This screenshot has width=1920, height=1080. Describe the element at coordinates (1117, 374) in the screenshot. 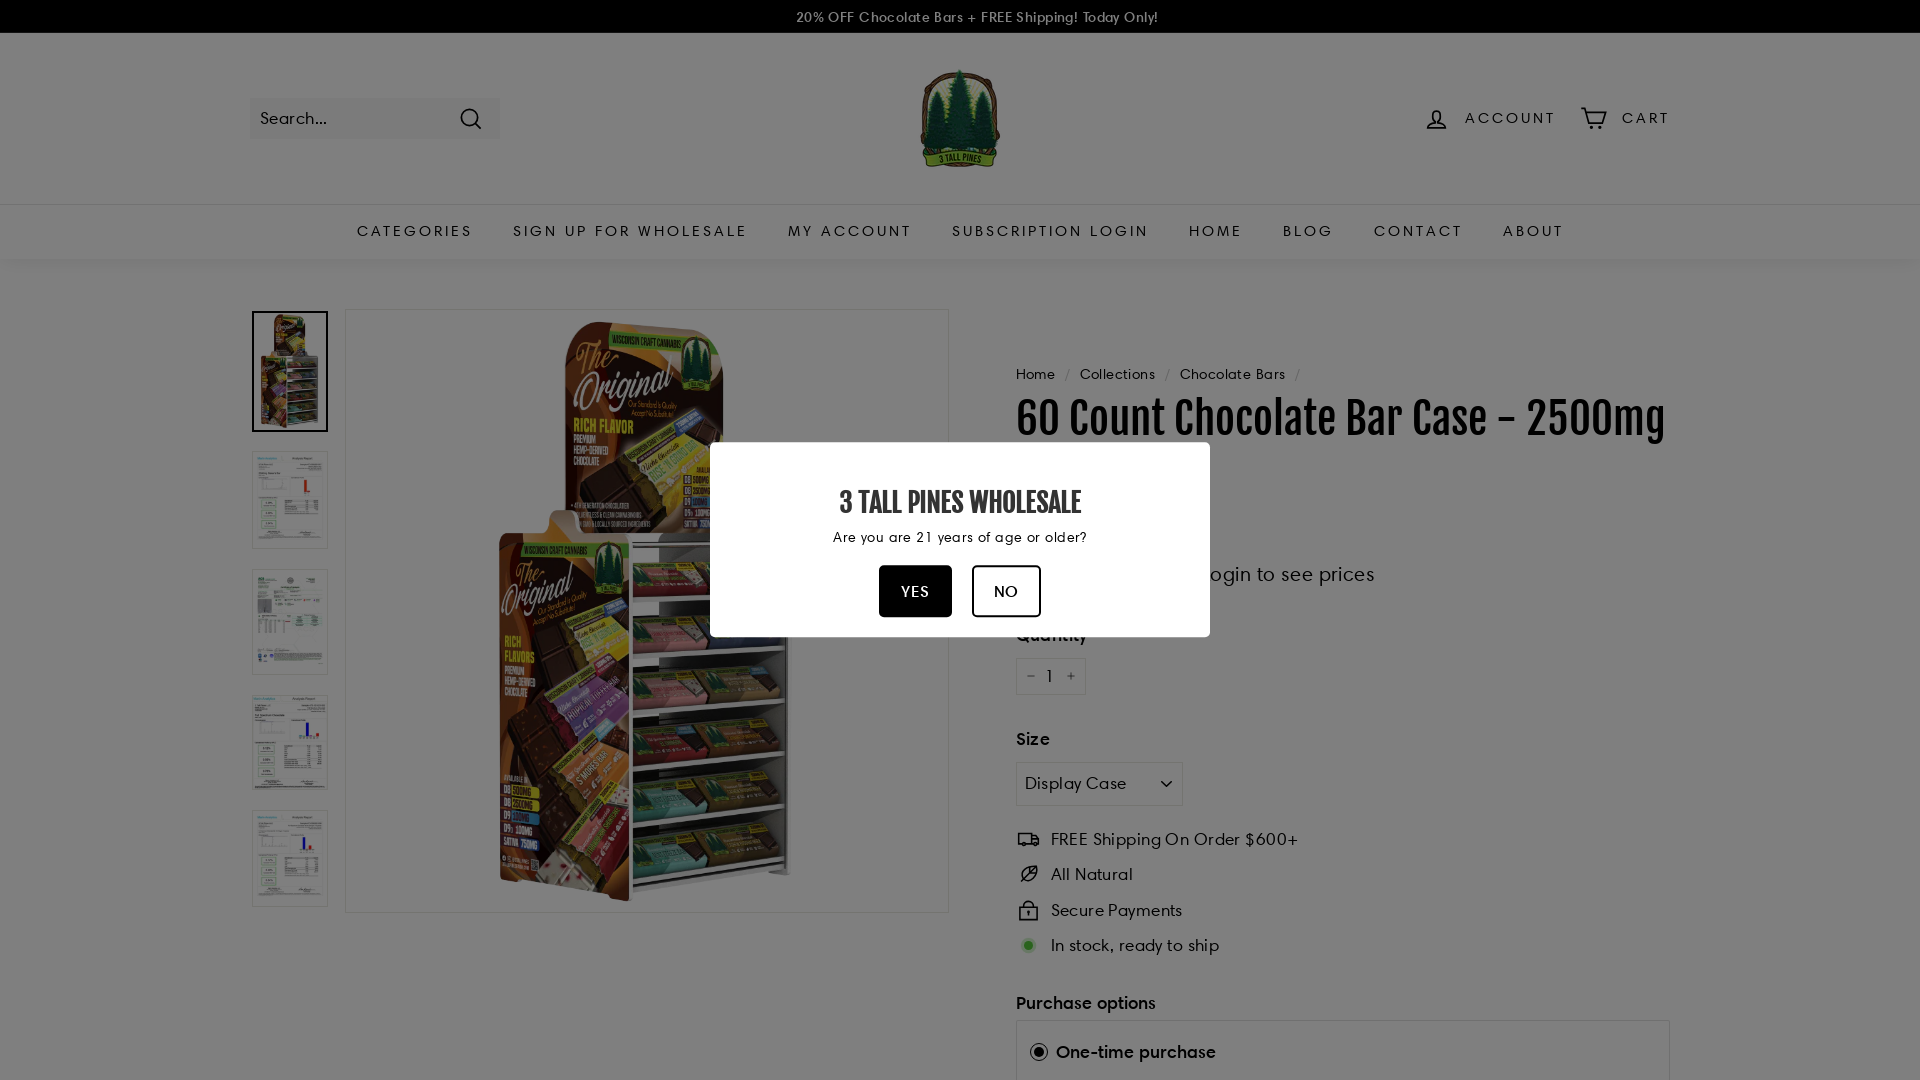

I see `'Collections'` at that location.